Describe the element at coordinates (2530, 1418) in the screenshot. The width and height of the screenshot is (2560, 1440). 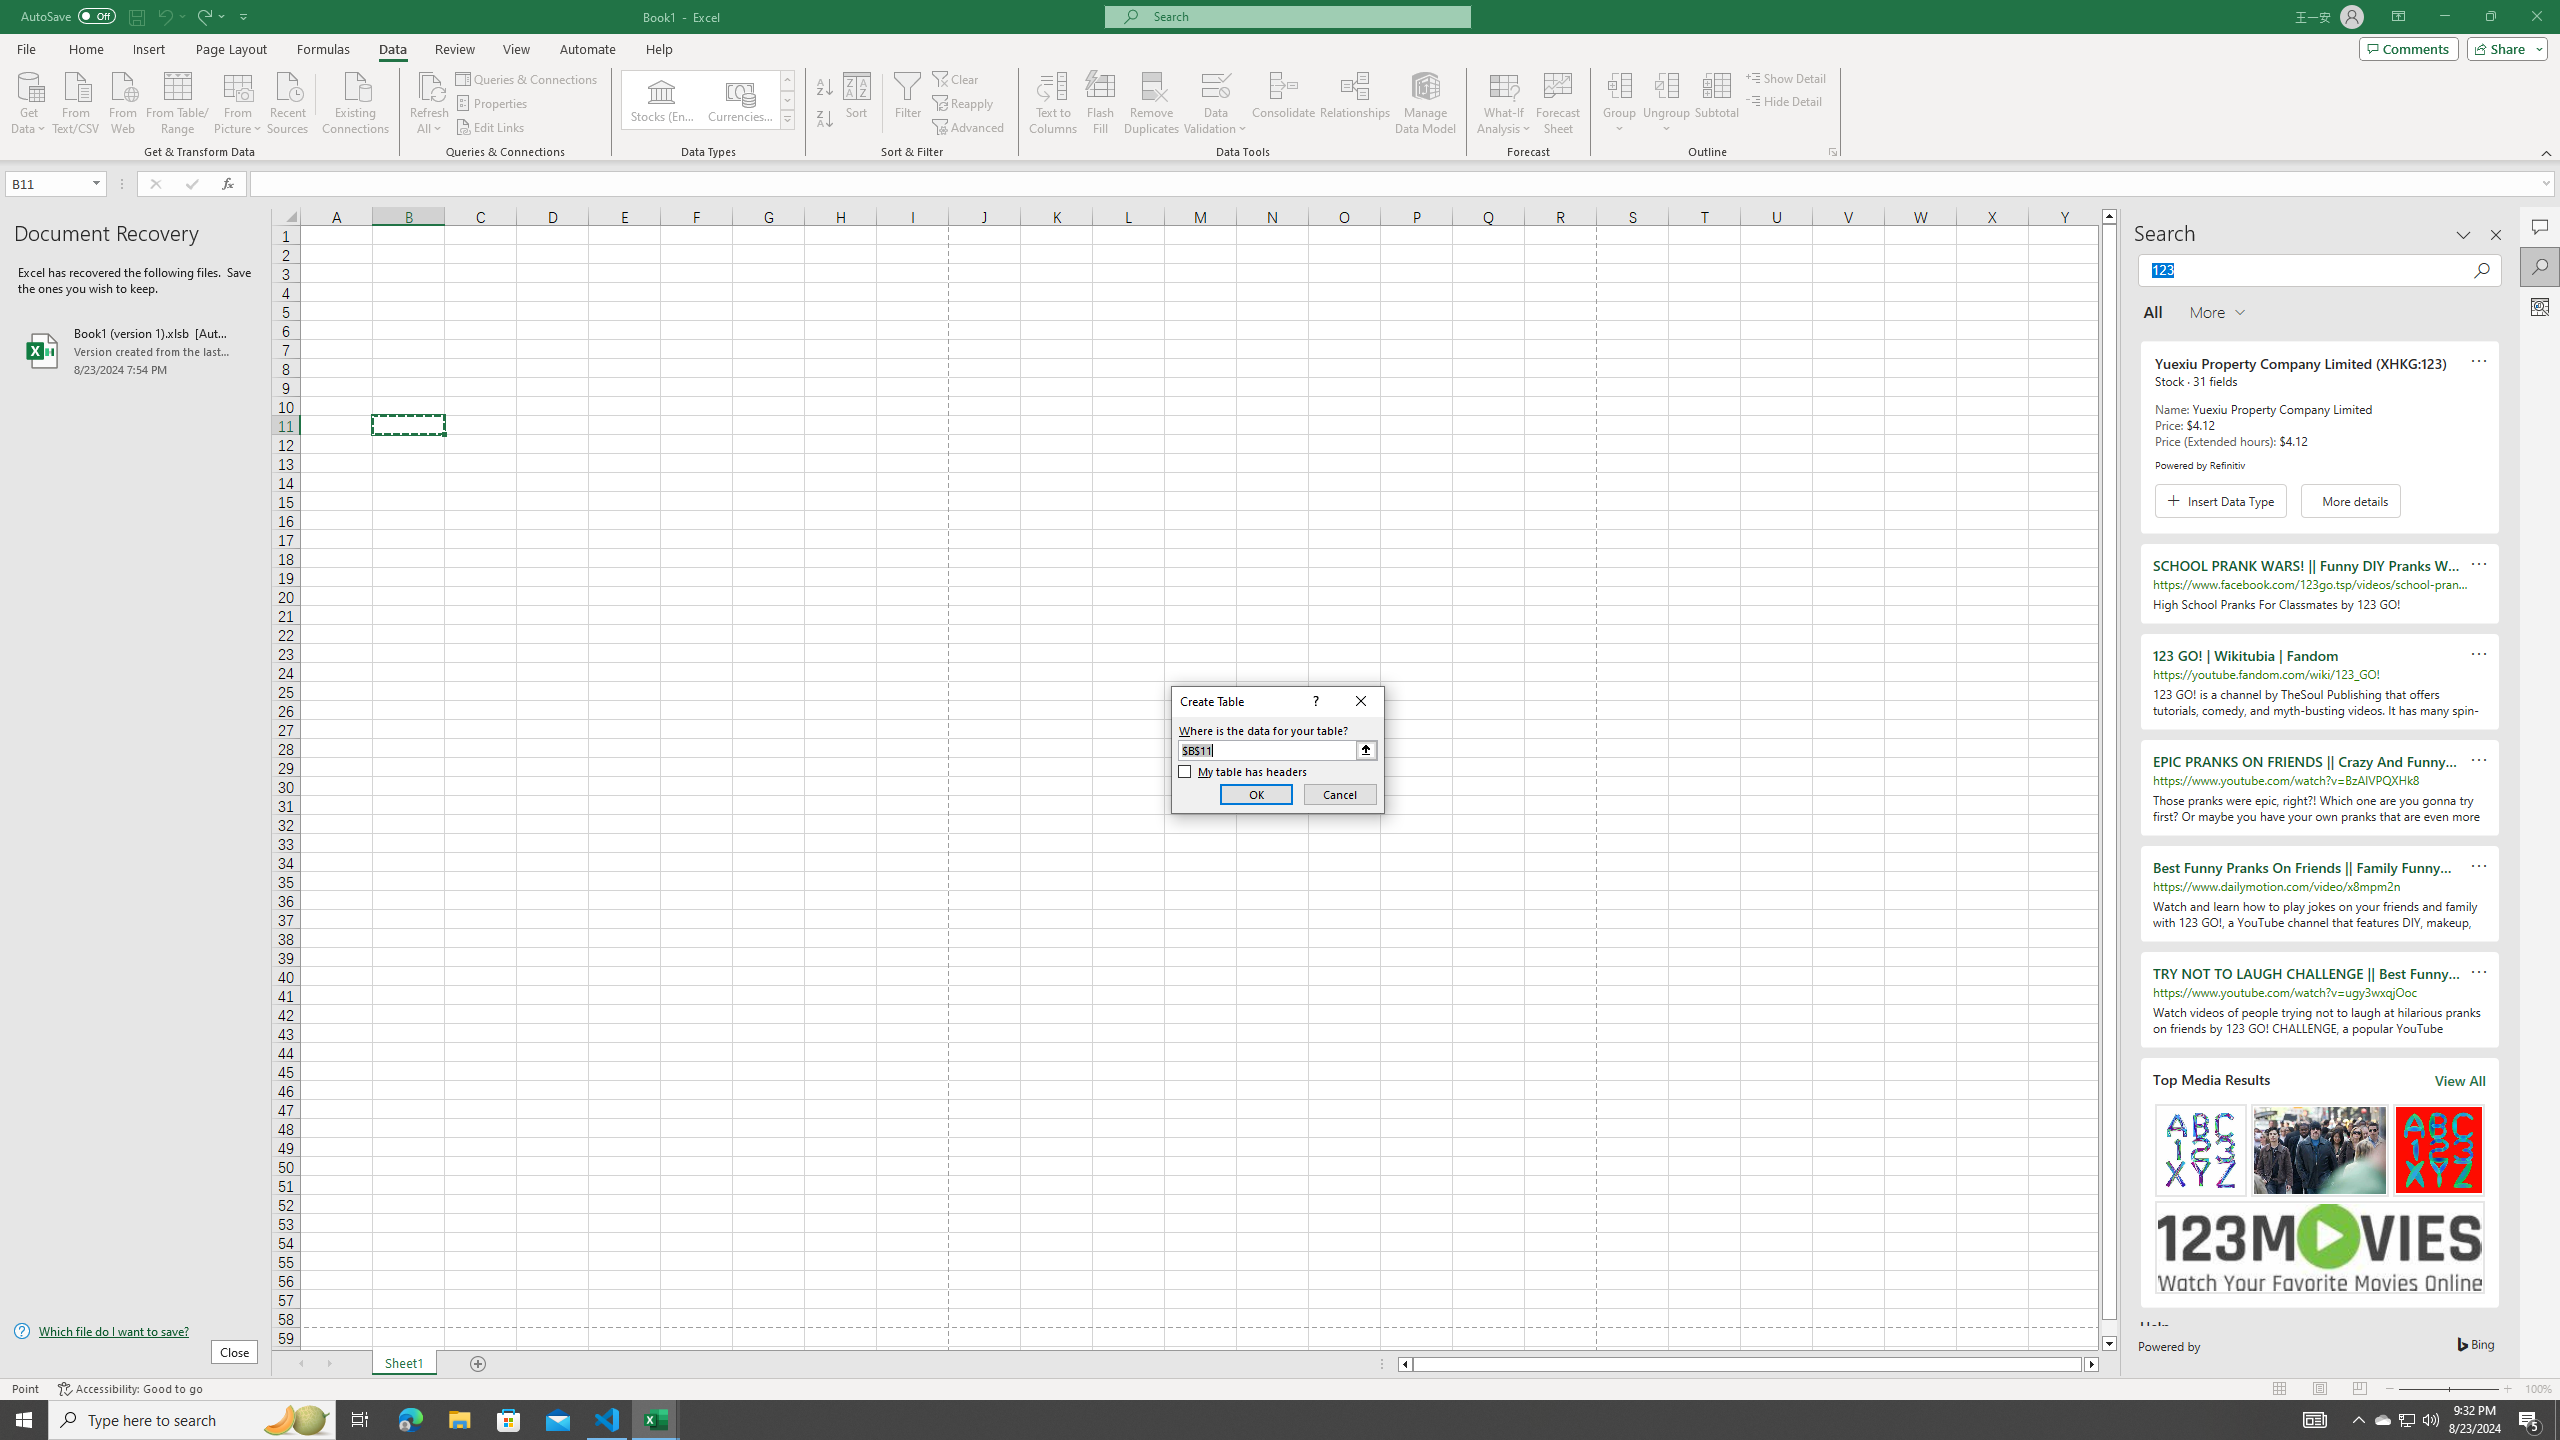
I see `'Action Center, 5 new notifications'` at that location.